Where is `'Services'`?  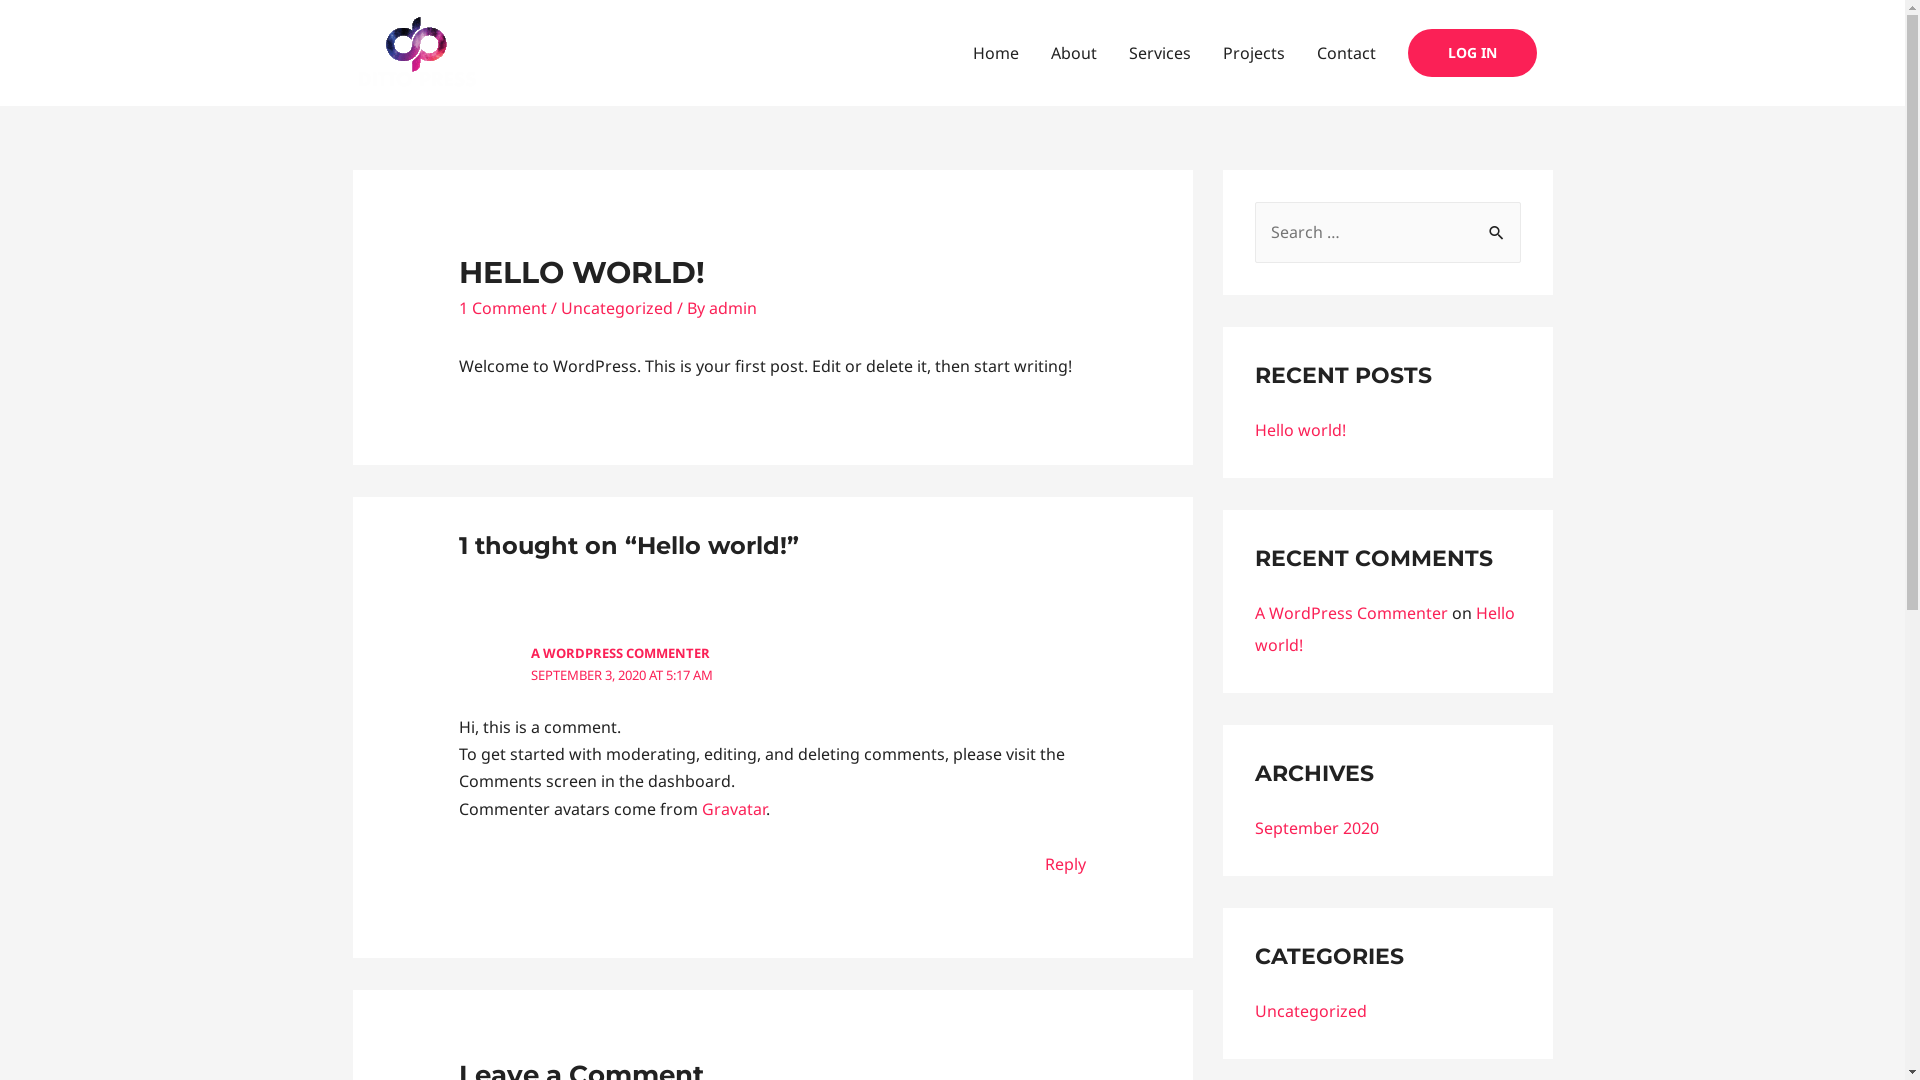
'Services' is located at coordinates (1158, 52).